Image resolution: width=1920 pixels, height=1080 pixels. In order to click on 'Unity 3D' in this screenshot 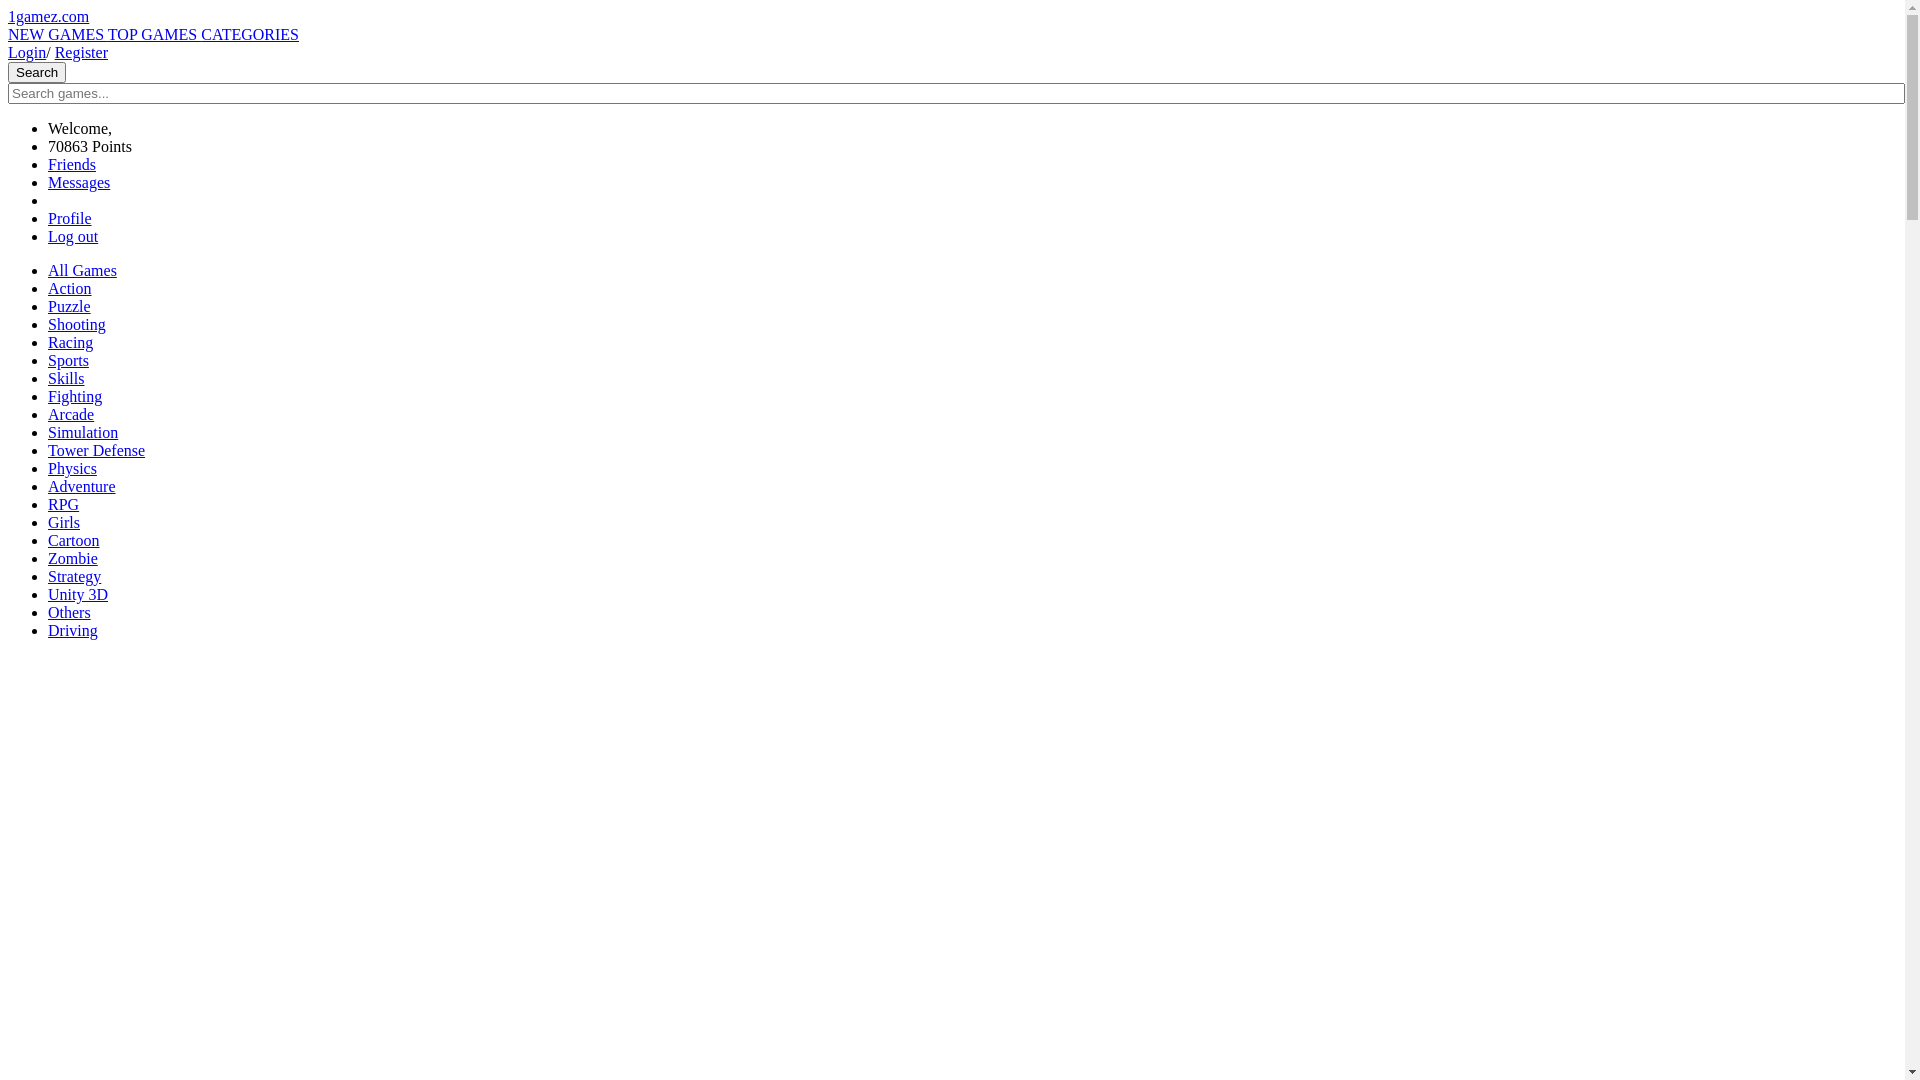, I will do `click(77, 593)`.